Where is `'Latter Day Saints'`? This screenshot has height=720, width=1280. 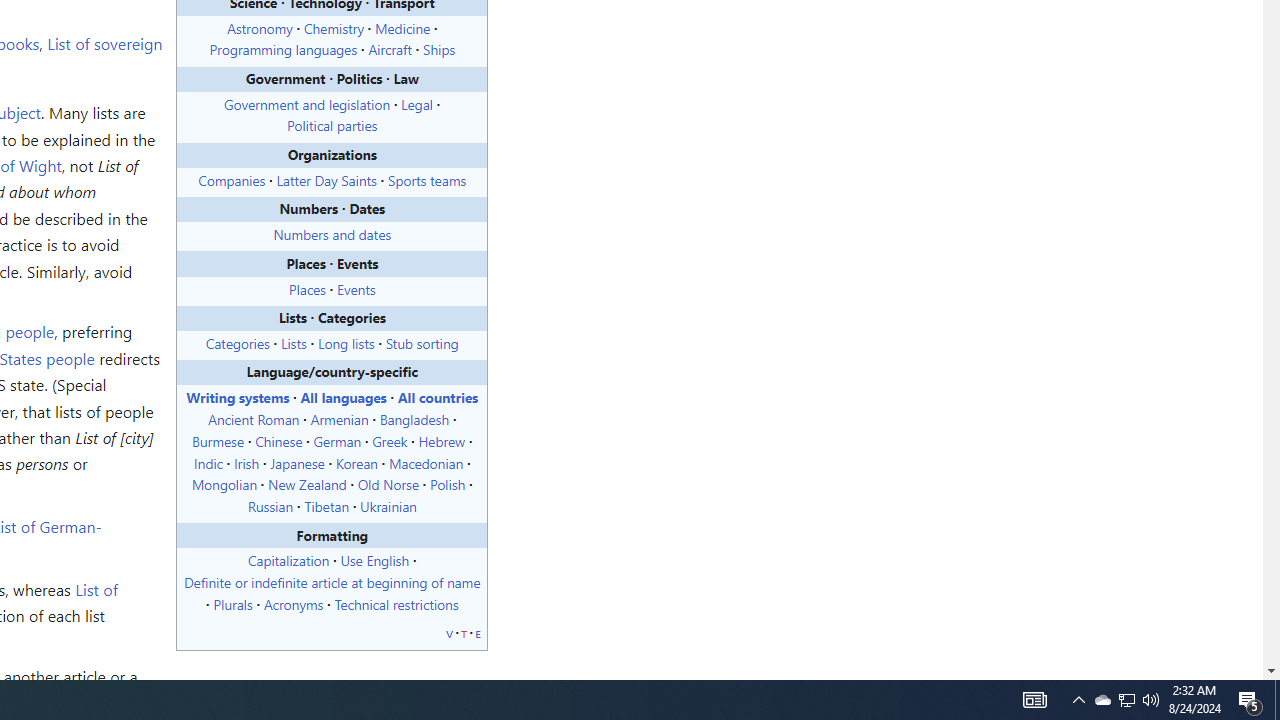
'Latter Day Saints' is located at coordinates (327, 178).